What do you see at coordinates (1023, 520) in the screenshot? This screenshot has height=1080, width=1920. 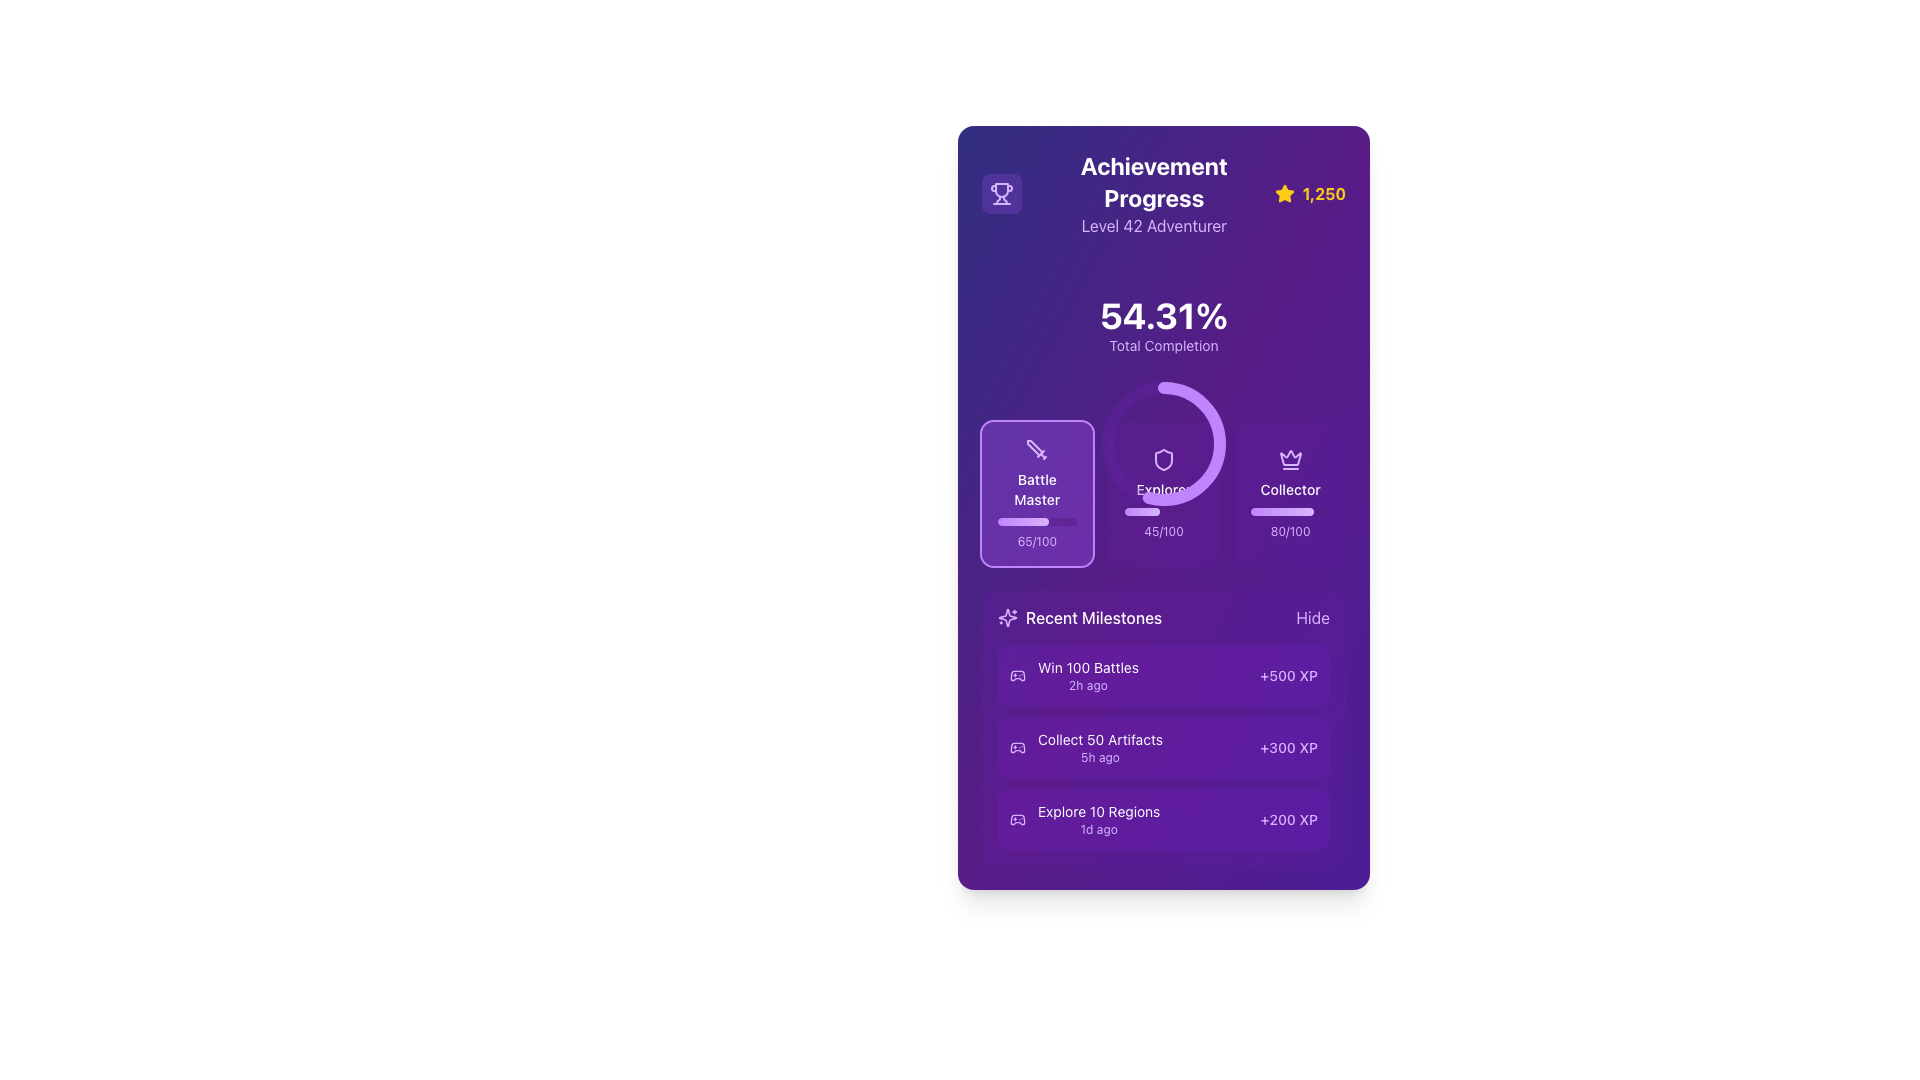 I see `the progress bar with a gradient from purple to light purple, located within the 'Battle Master' card, which visually represents 65% completion` at bounding box center [1023, 520].